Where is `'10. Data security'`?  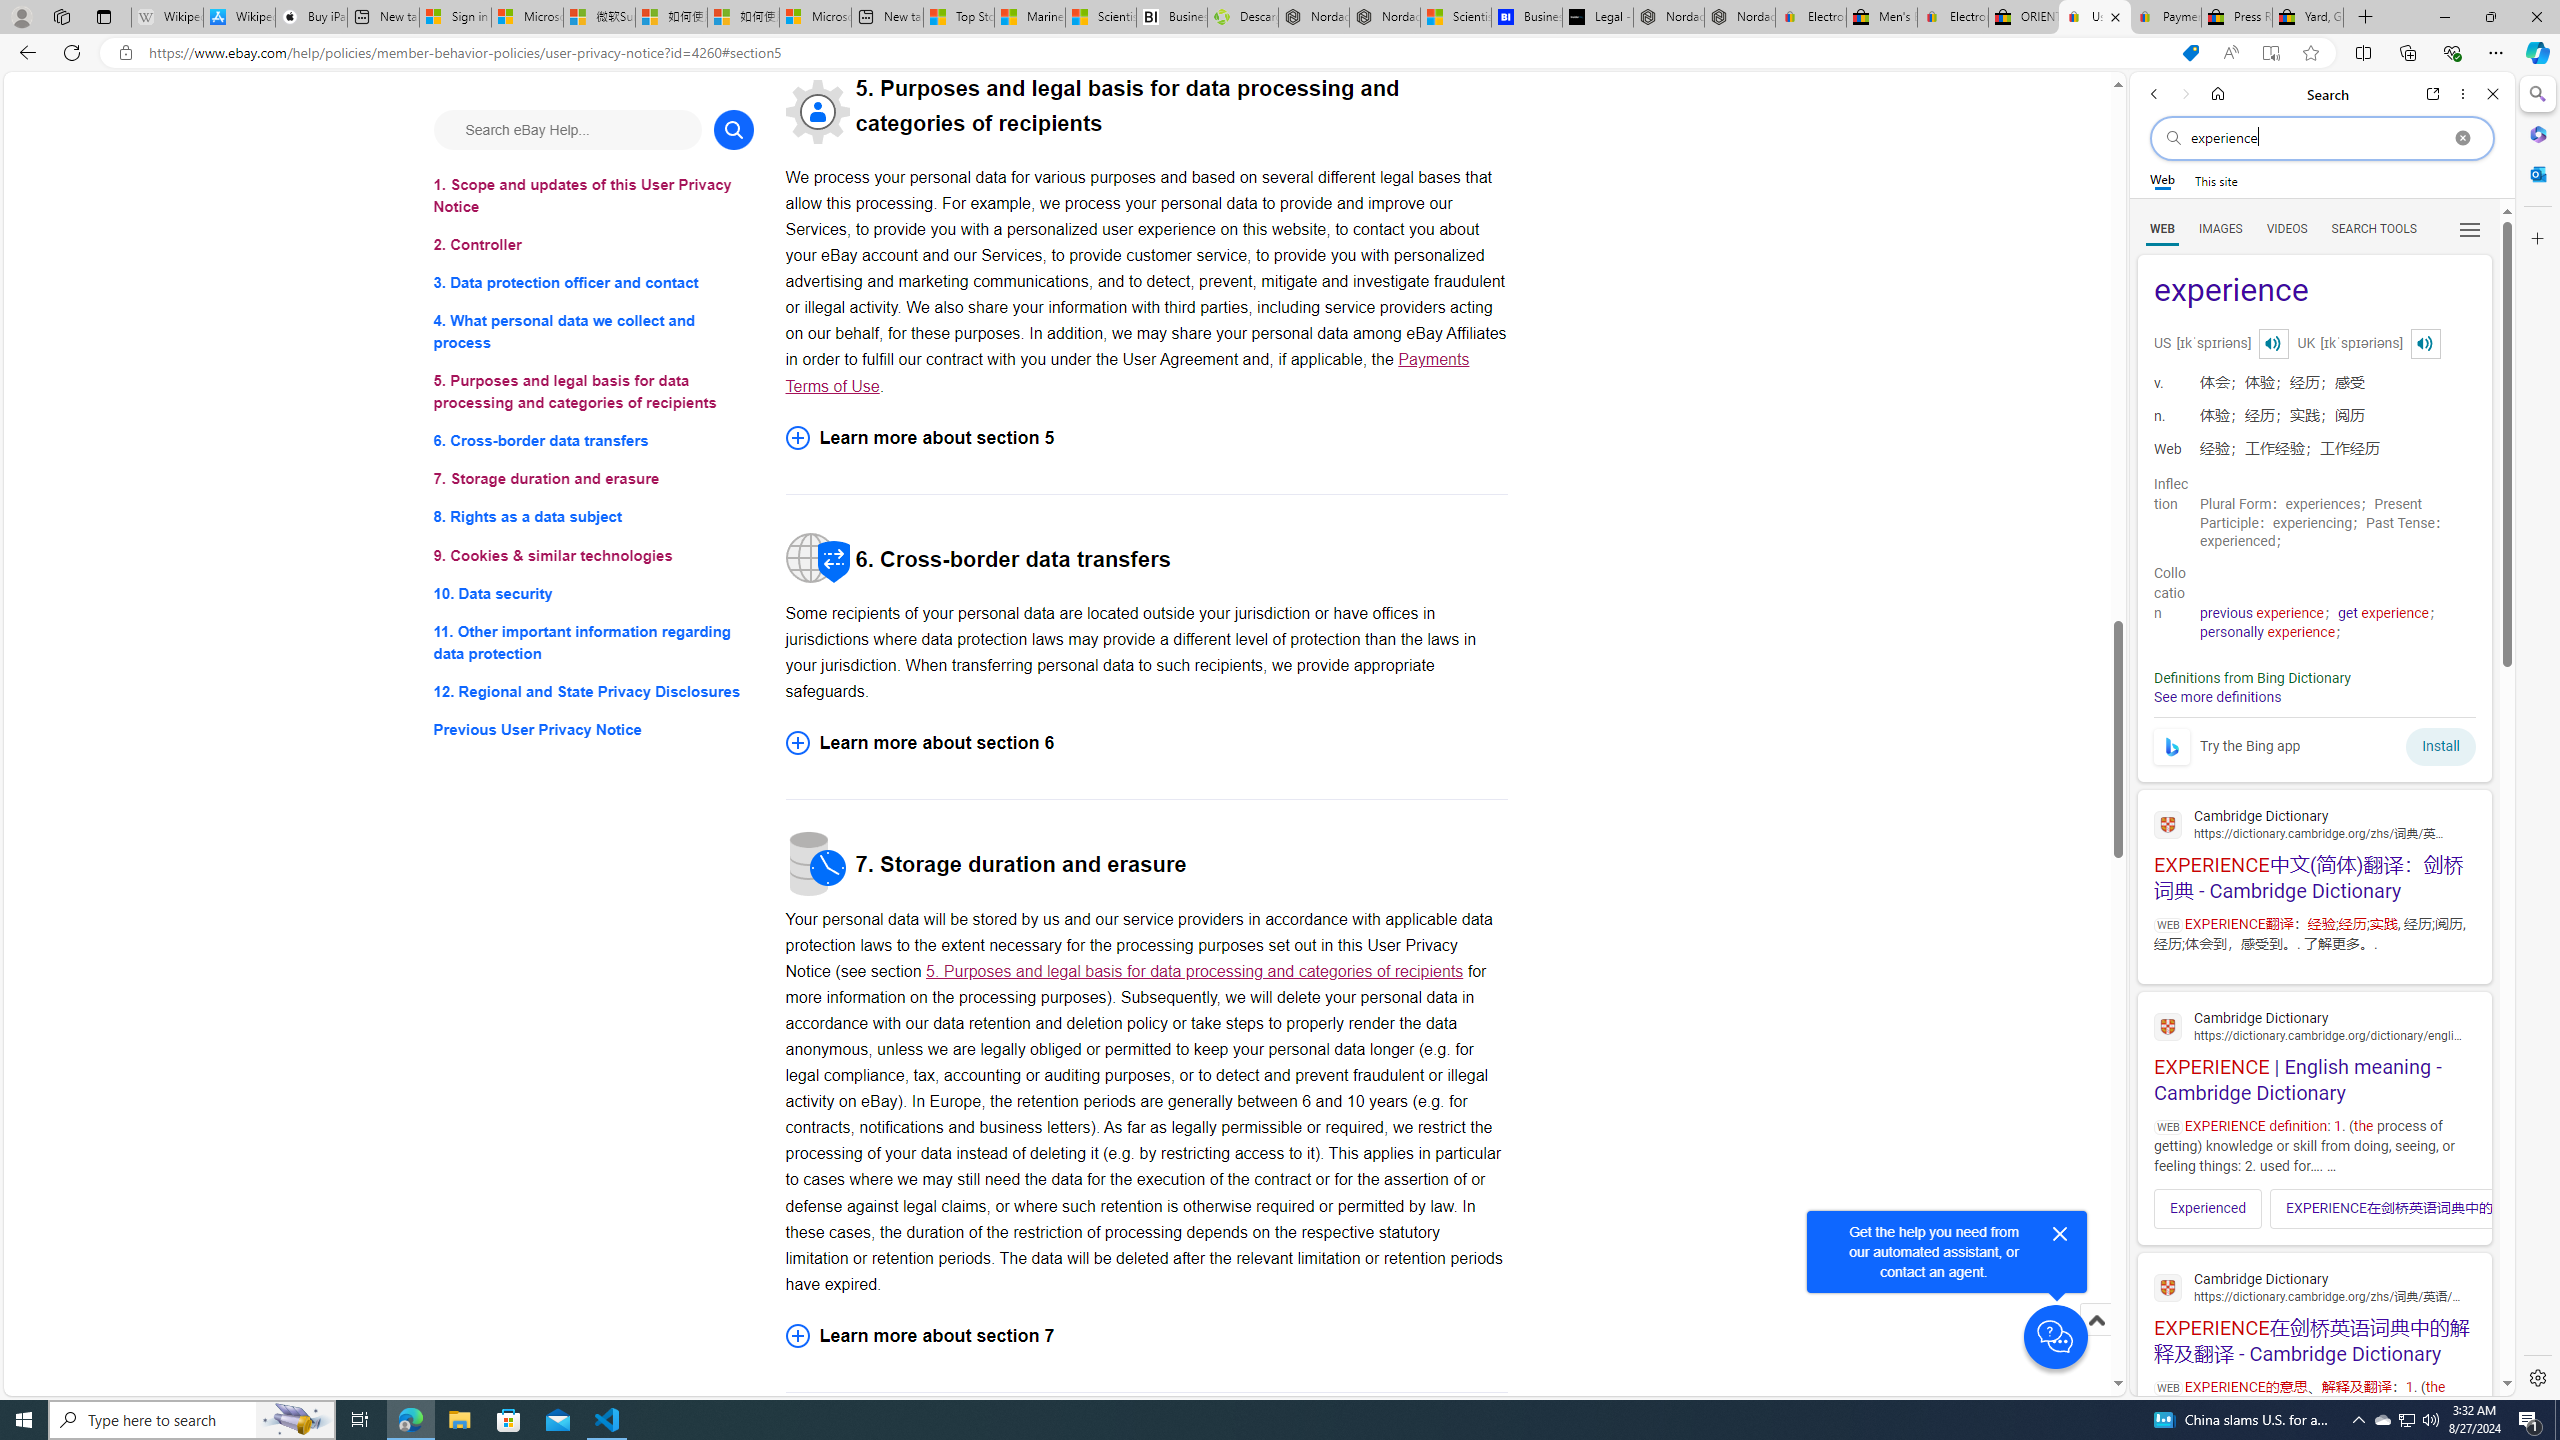
'10. Data security' is located at coordinates (592, 593).